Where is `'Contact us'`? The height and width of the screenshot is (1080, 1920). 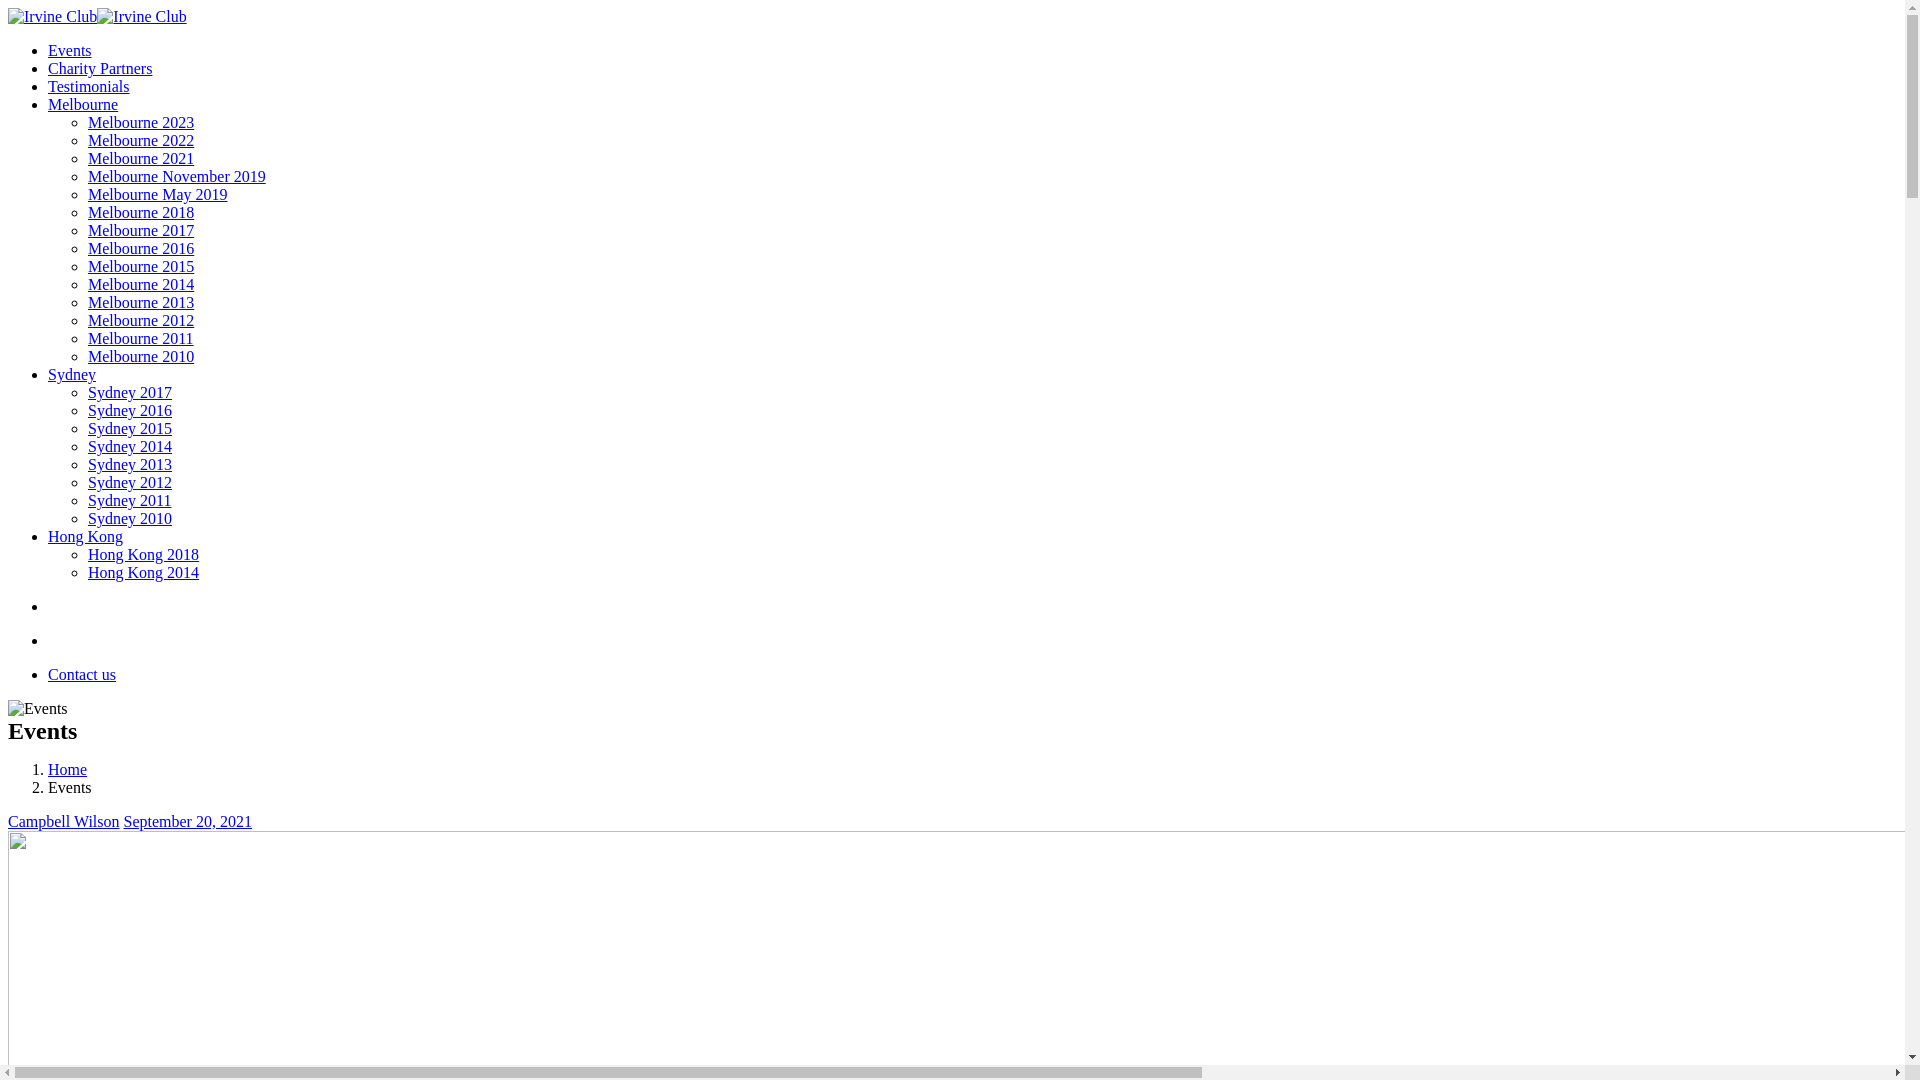 'Contact us' is located at coordinates (80, 674).